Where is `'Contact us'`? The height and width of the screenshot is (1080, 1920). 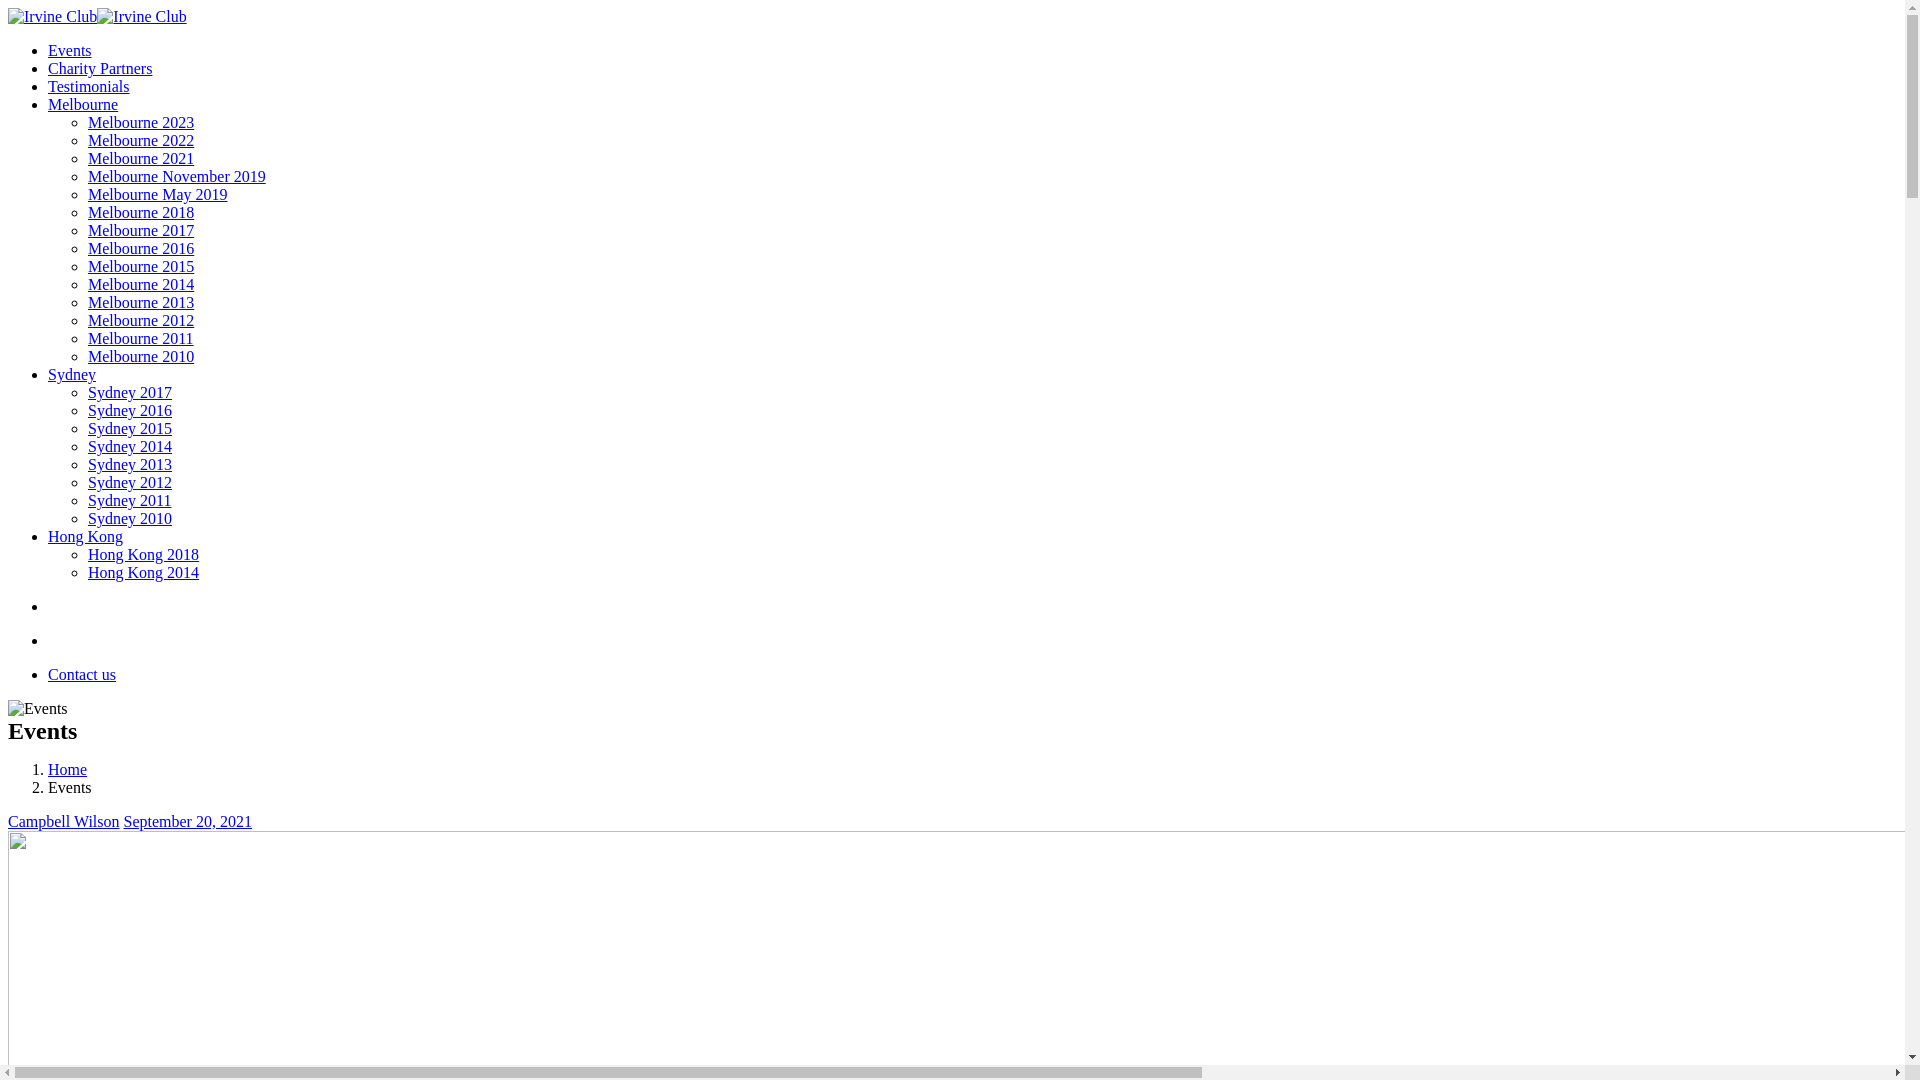 'Contact us' is located at coordinates (80, 674).